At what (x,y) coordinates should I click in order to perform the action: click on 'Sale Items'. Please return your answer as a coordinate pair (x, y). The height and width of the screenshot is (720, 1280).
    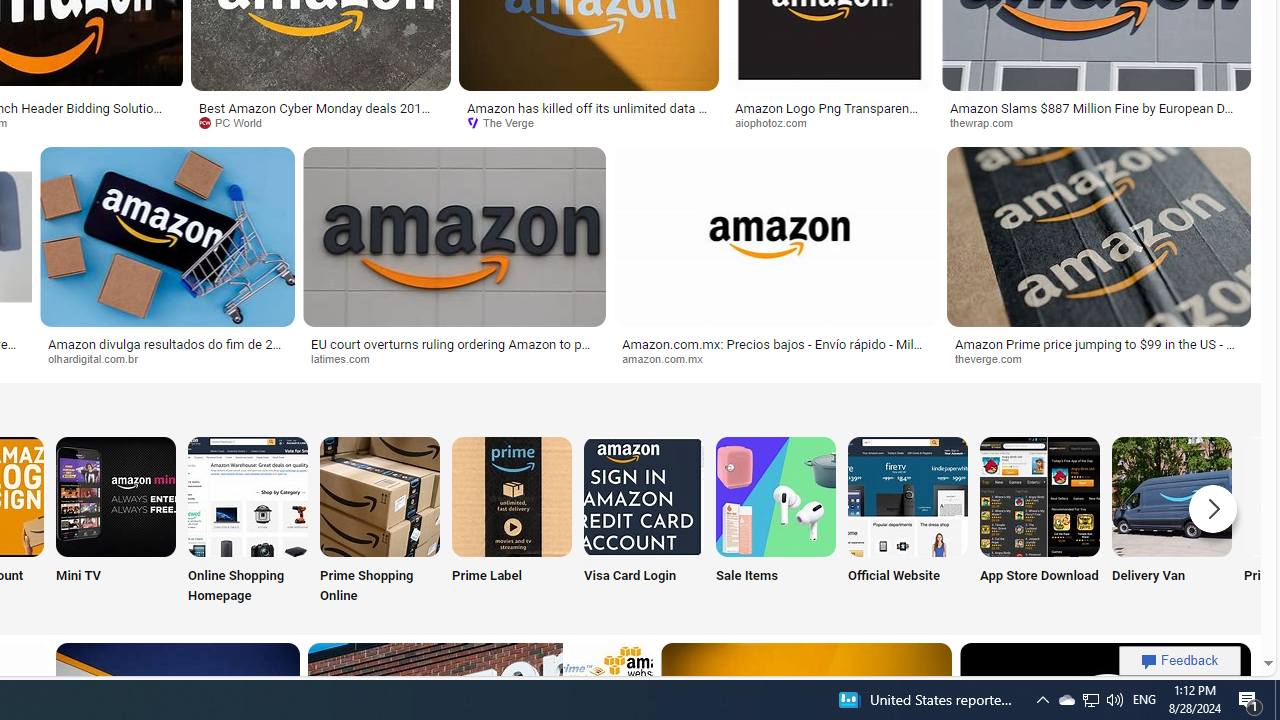
    Looking at the image, I should click on (774, 521).